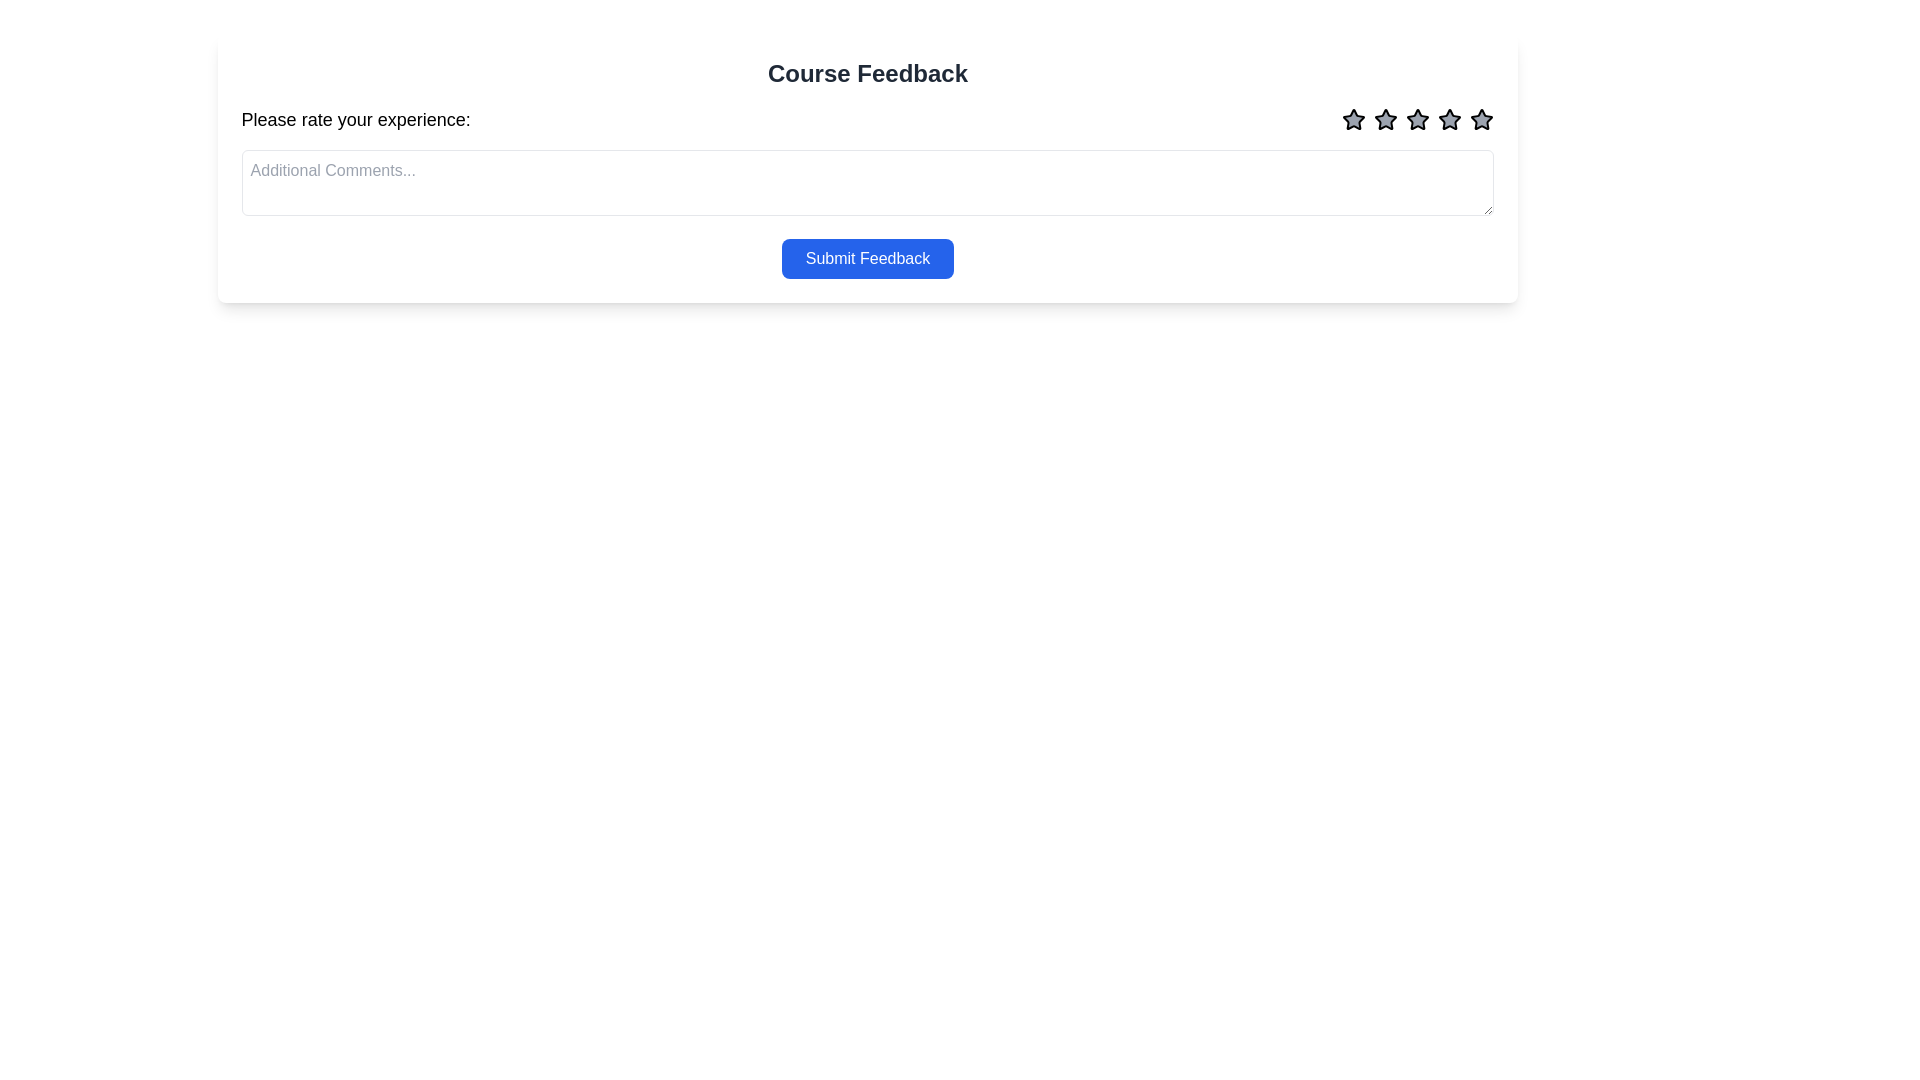 This screenshot has width=1920, height=1080. I want to click on the first star icon in the Course Feedback section, so click(1353, 119).